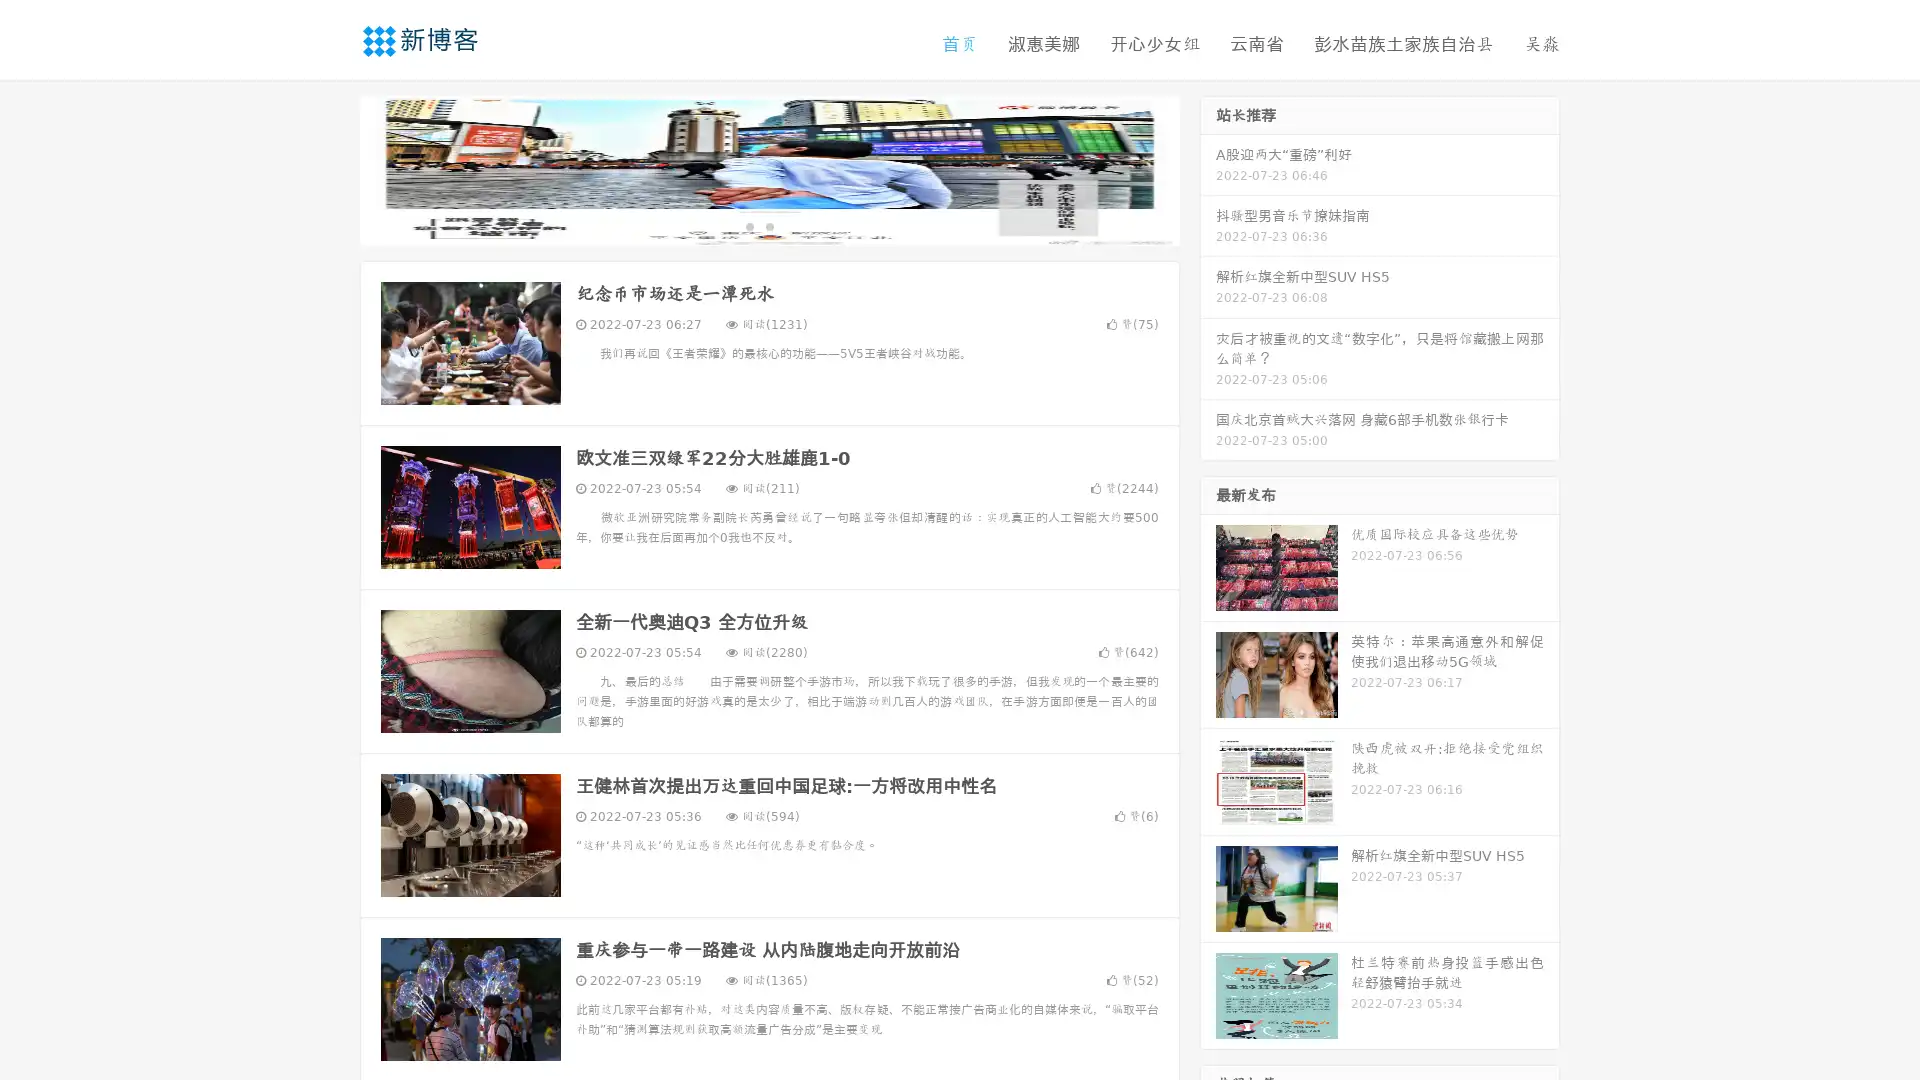 This screenshot has width=1920, height=1080. I want to click on Go to slide 3, so click(789, 225).